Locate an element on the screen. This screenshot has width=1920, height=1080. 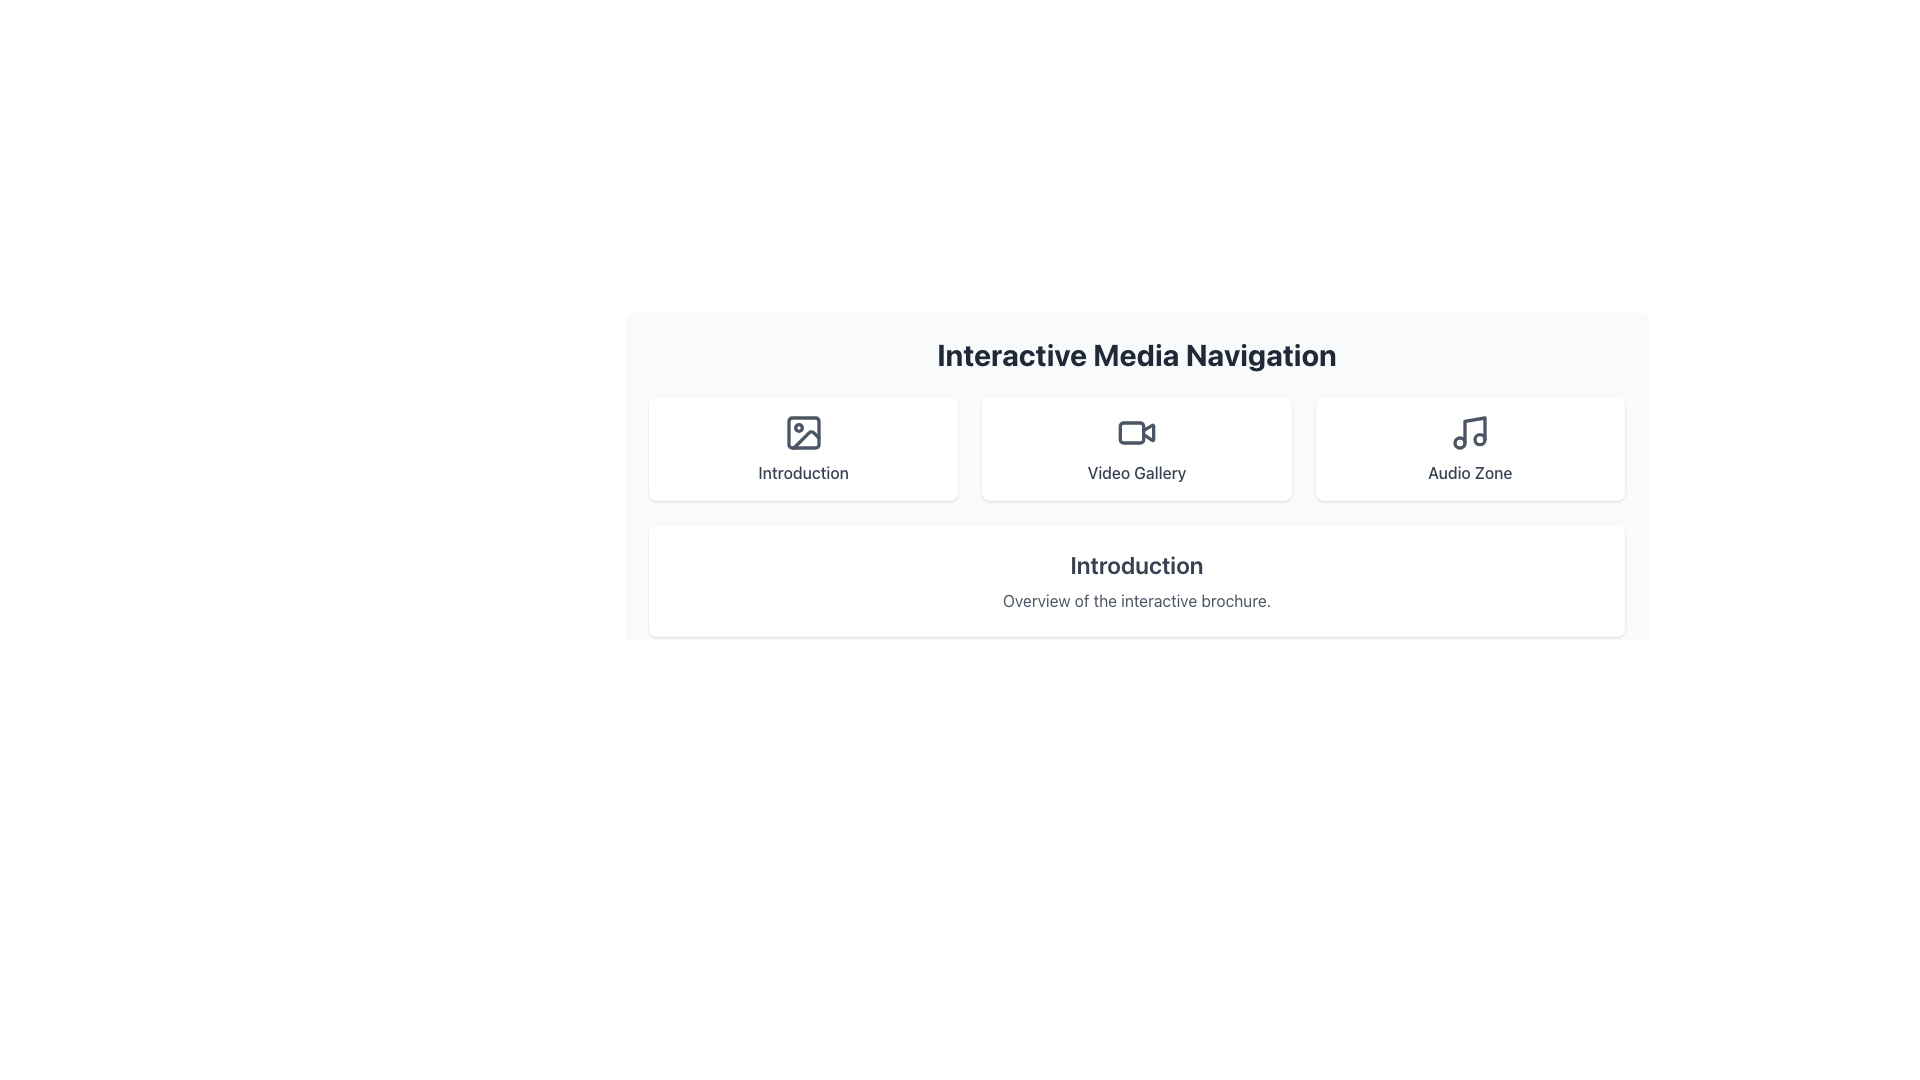
the 'Audio Zone' button, which is a rectangular area with a musical note icon and a white background, located in the third column of the grid is located at coordinates (1470, 447).